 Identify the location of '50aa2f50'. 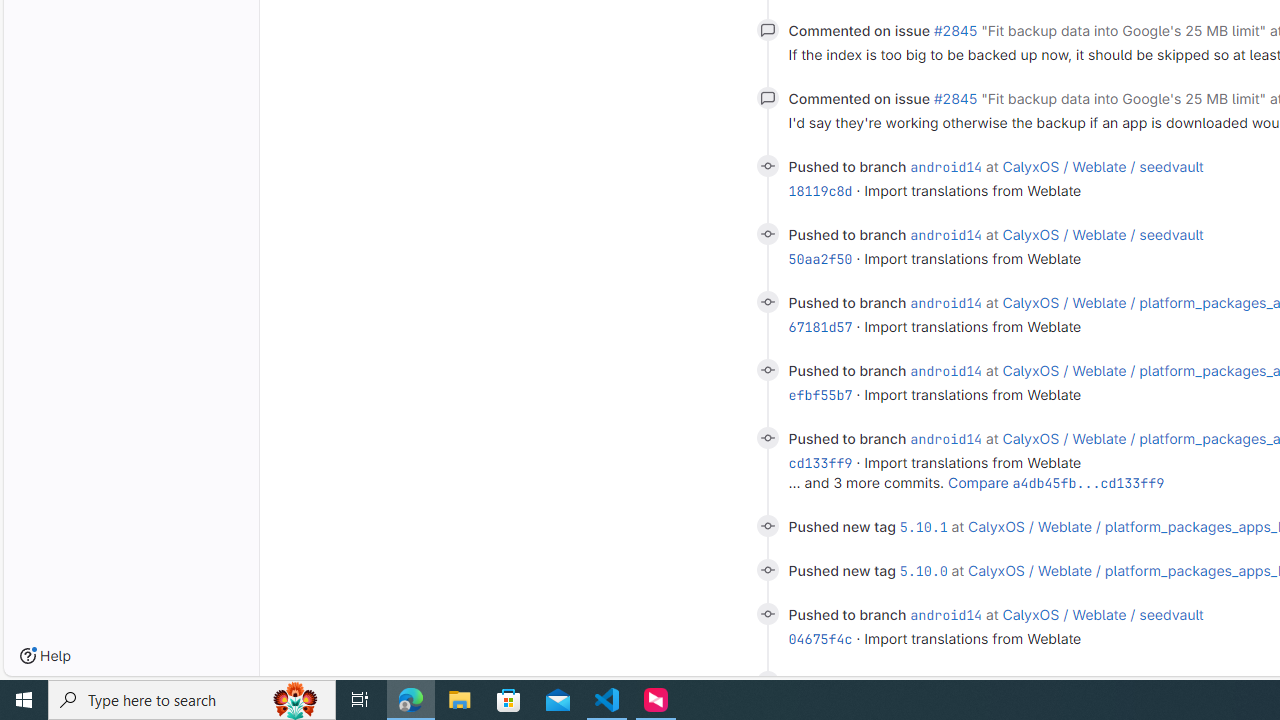
(820, 257).